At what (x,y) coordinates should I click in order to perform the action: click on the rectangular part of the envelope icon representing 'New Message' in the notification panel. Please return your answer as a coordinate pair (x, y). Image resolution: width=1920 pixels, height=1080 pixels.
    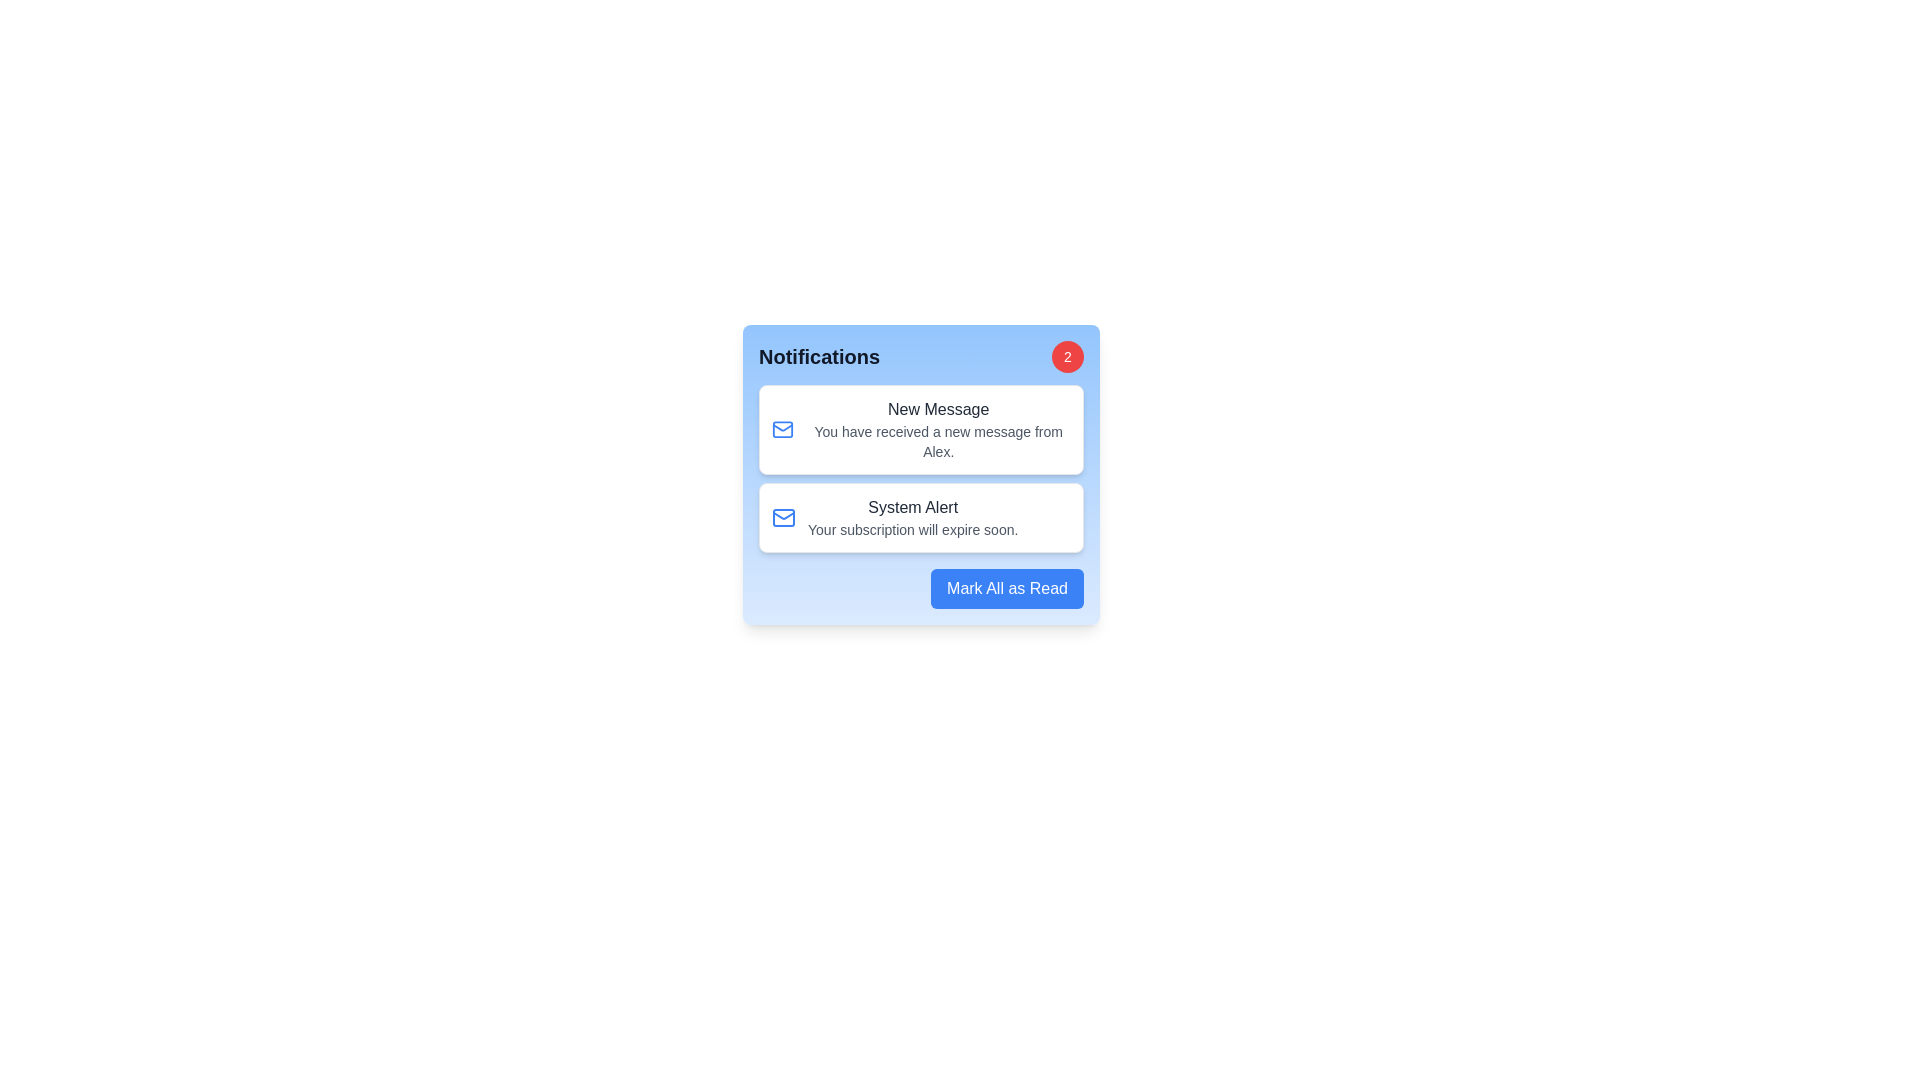
    Looking at the image, I should click on (782, 428).